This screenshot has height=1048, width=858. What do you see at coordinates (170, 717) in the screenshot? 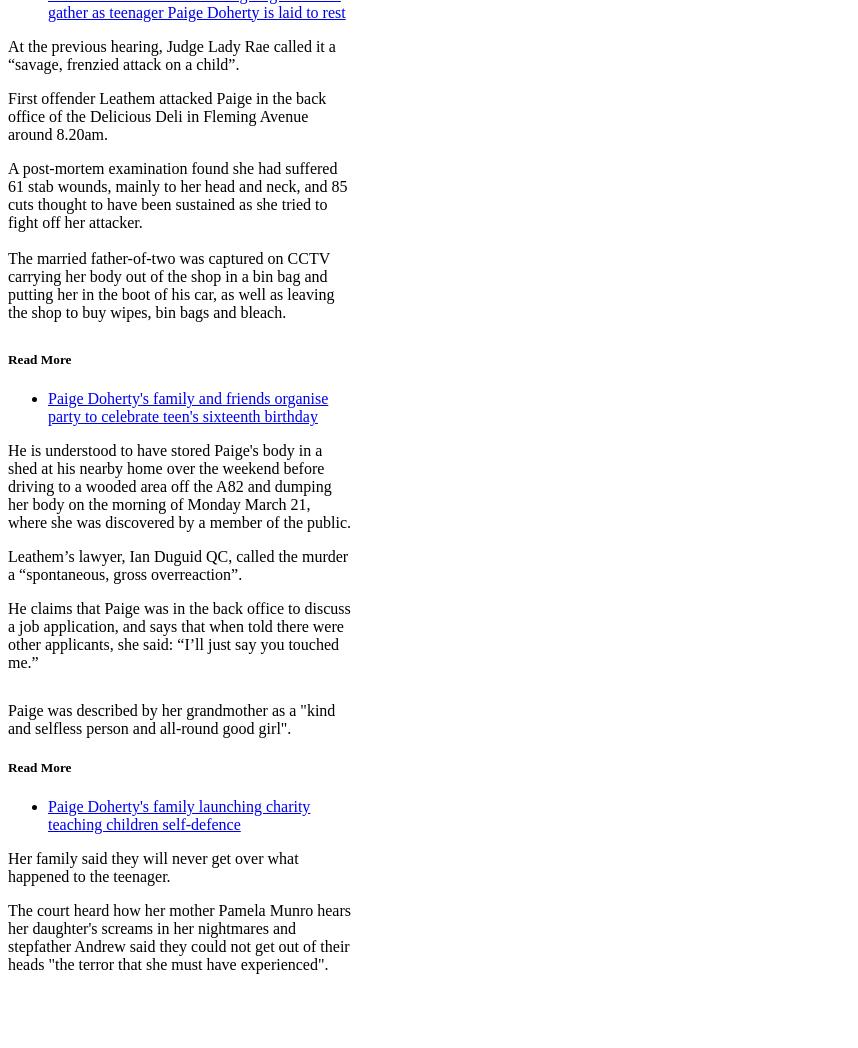
I see `'Paige was described by her grandmother as a "kind and selfless person and all-round good girl".'` at bounding box center [170, 717].